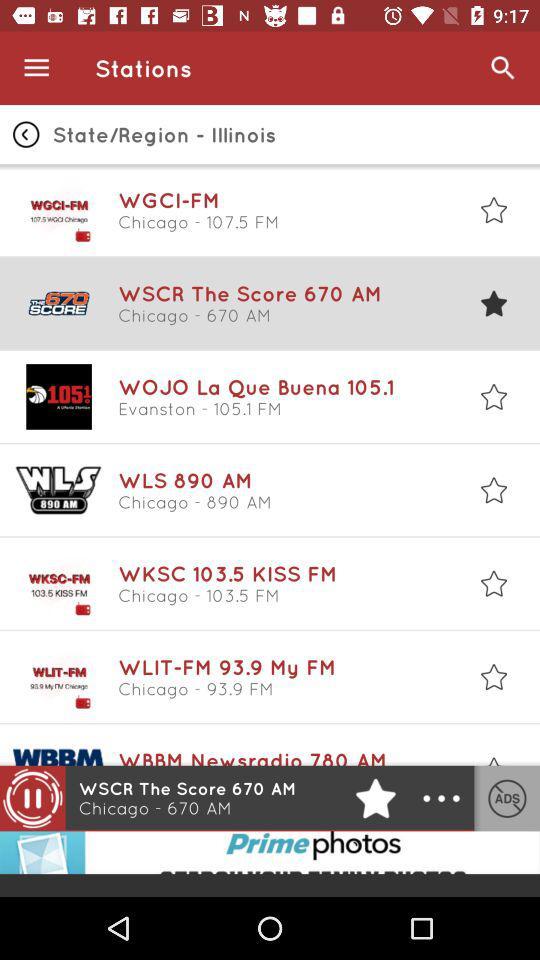  Describe the element at coordinates (441, 798) in the screenshot. I see `the more icon` at that location.